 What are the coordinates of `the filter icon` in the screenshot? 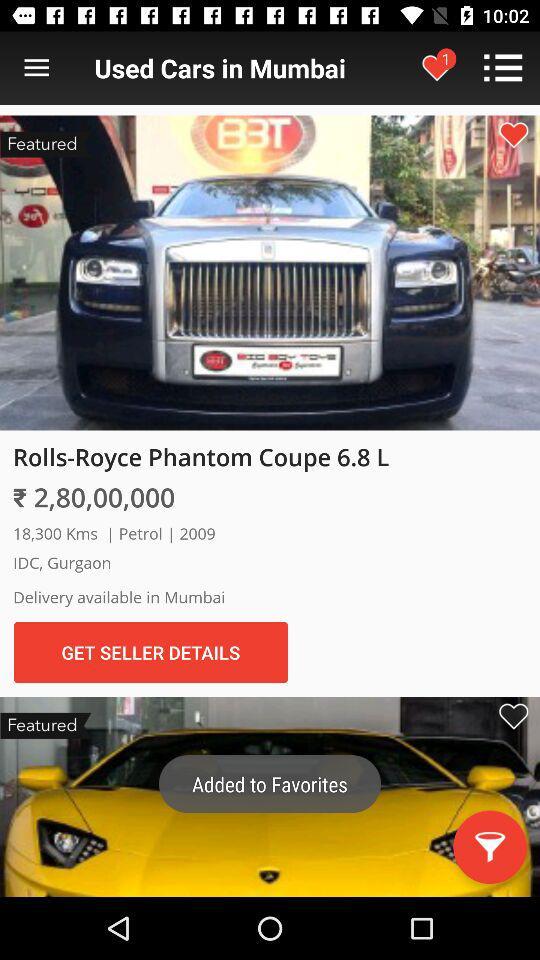 It's located at (489, 846).